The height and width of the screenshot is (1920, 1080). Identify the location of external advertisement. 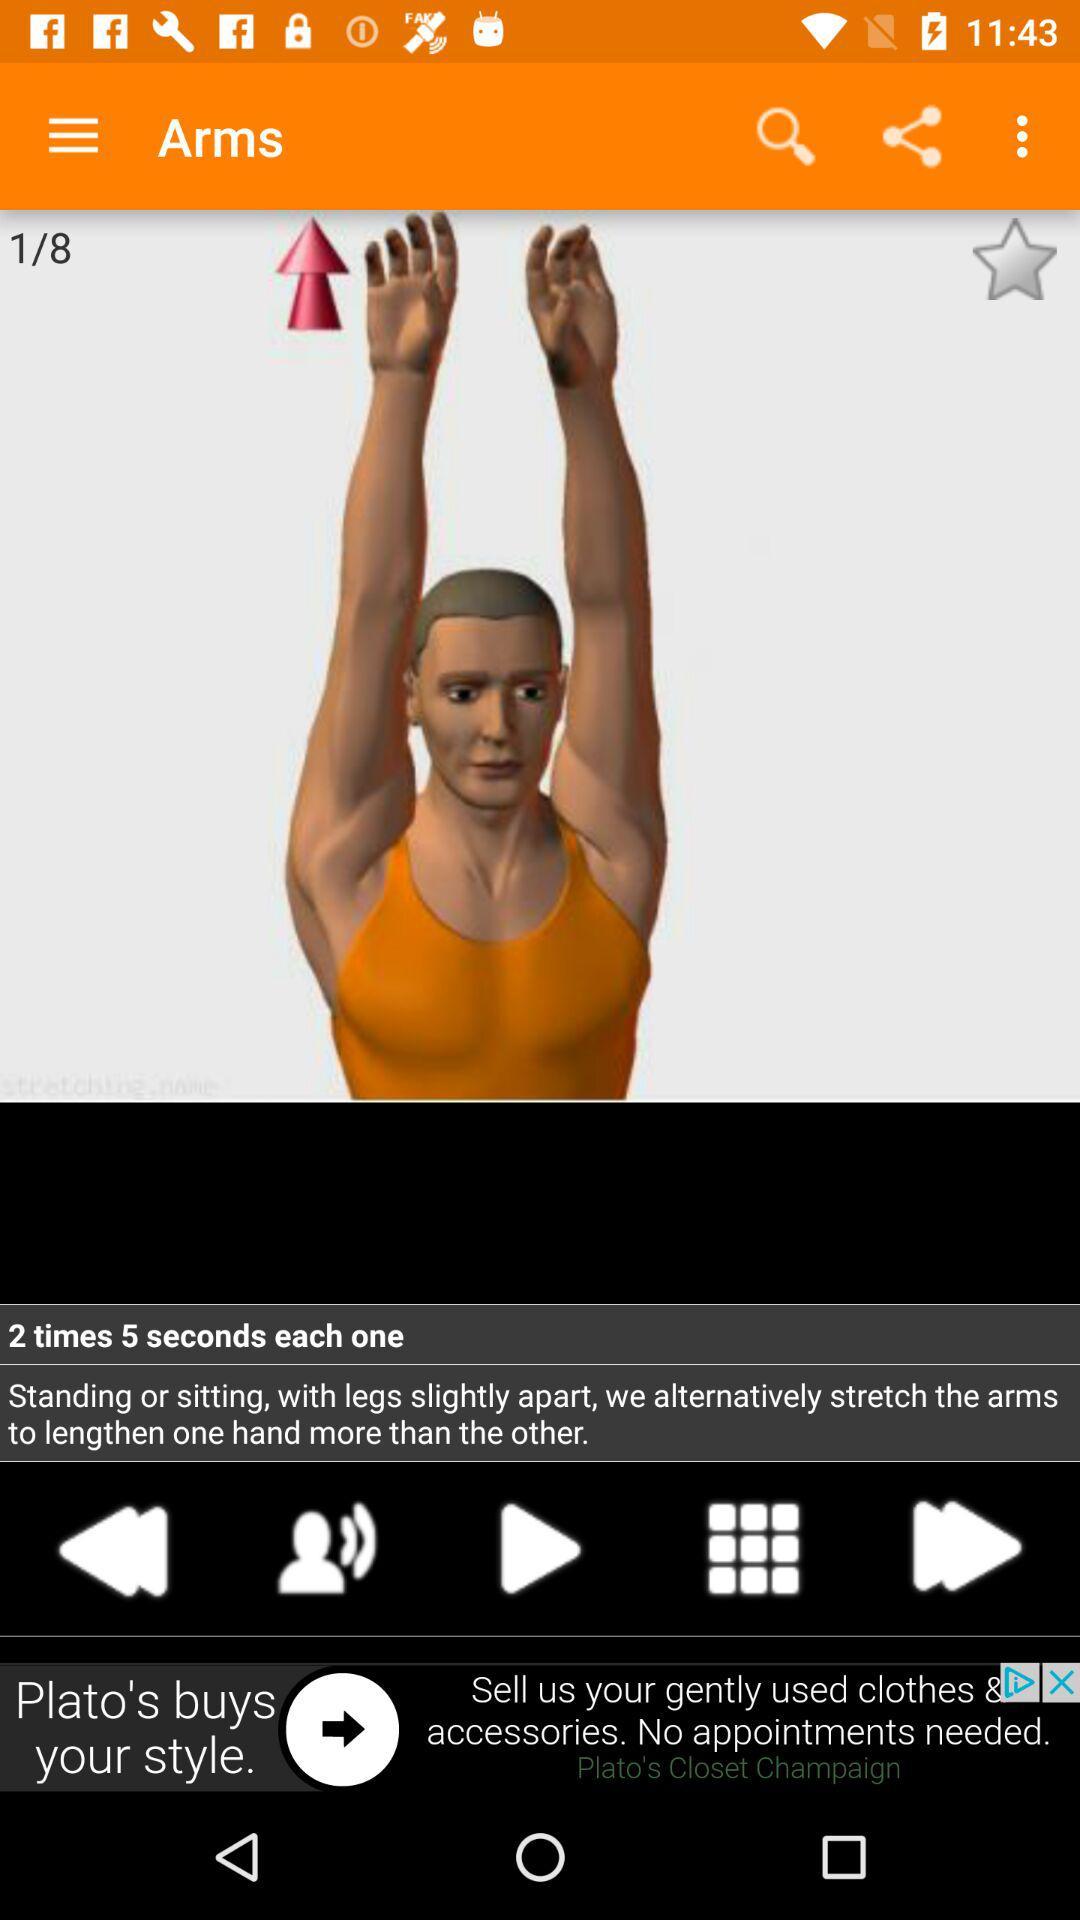
(540, 1727).